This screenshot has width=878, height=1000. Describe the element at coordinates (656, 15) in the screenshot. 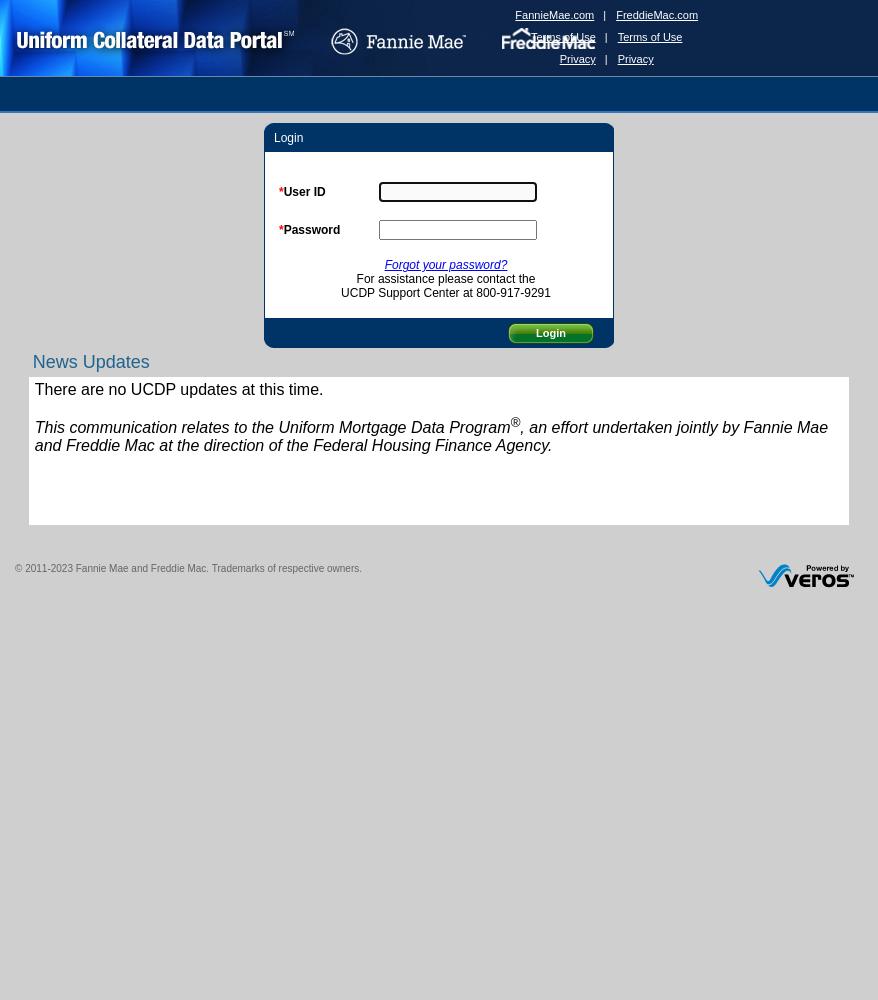

I see `'FreddieMac.com'` at that location.